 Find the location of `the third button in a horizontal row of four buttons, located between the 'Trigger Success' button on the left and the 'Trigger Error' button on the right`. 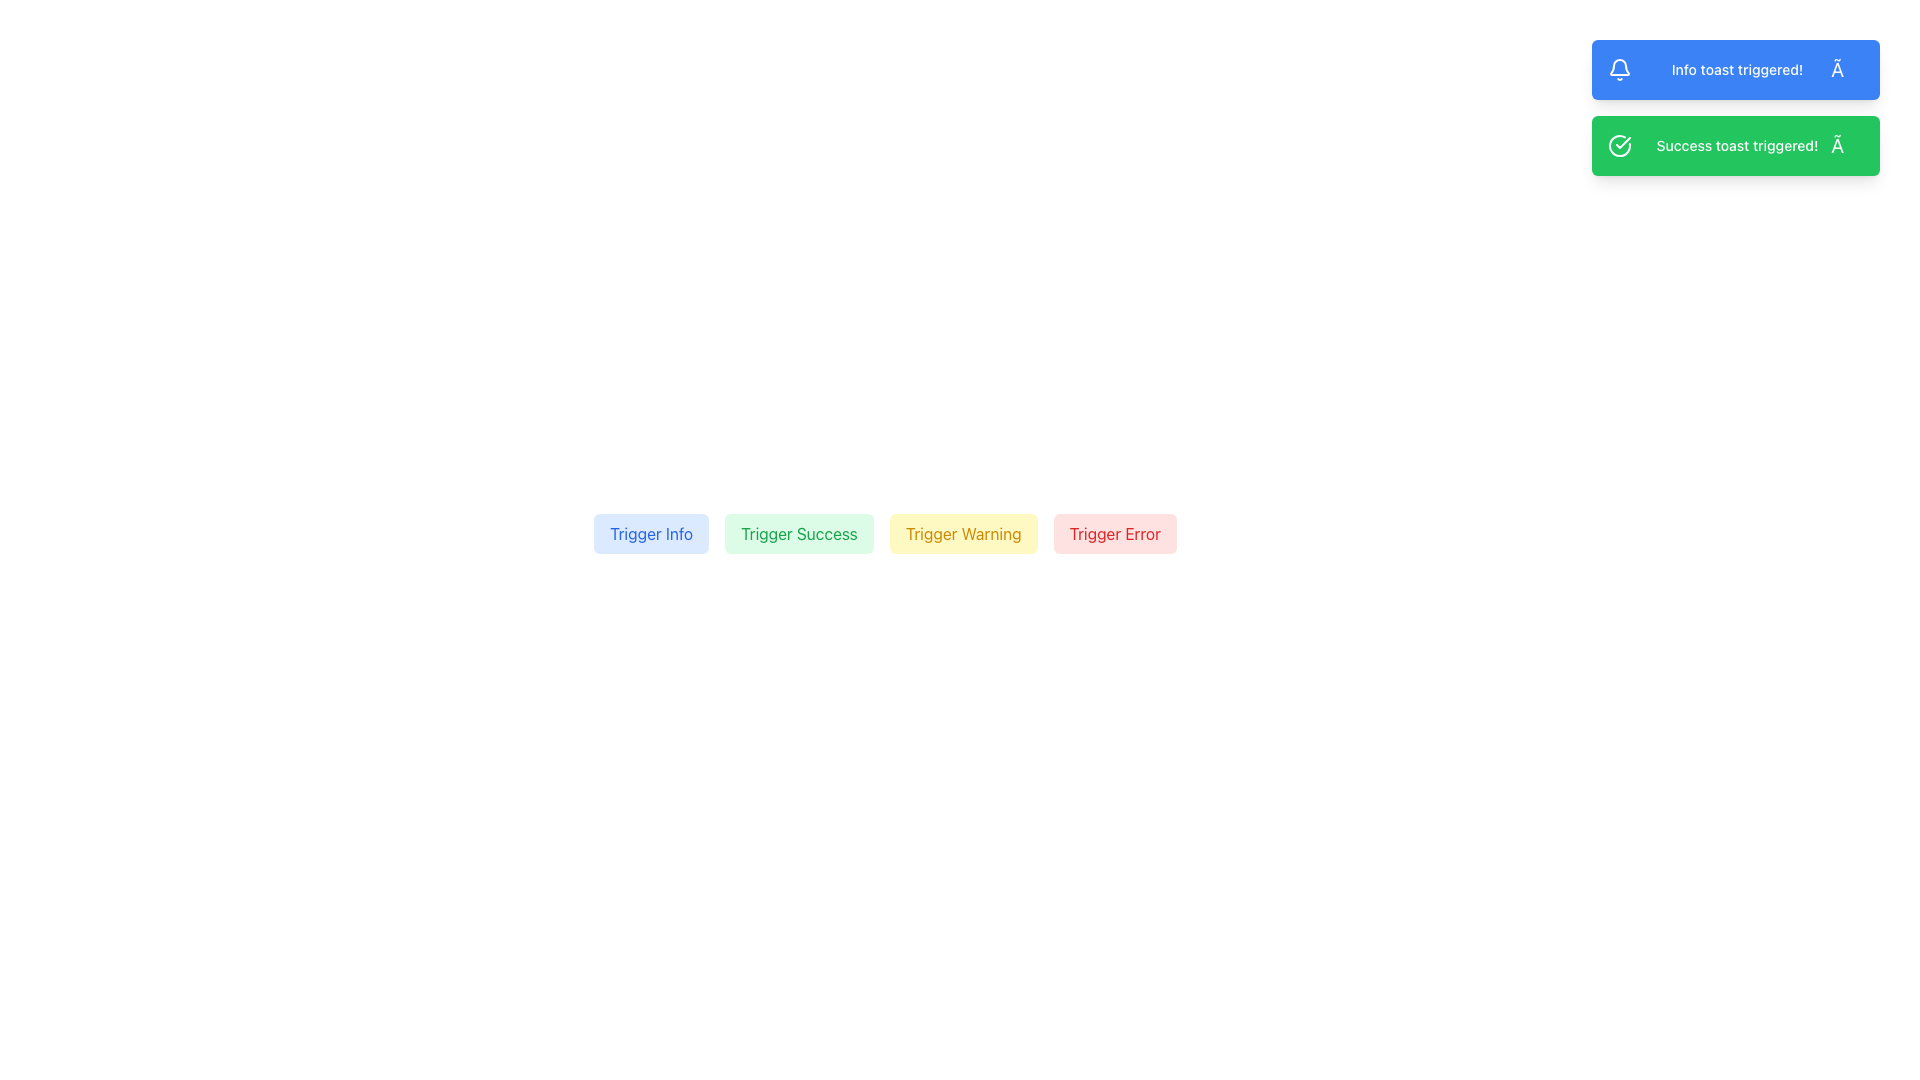

the third button in a horizontal row of four buttons, located between the 'Trigger Success' button on the left and the 'Trigger Error' button on the right is located at coordinates (963, 532).